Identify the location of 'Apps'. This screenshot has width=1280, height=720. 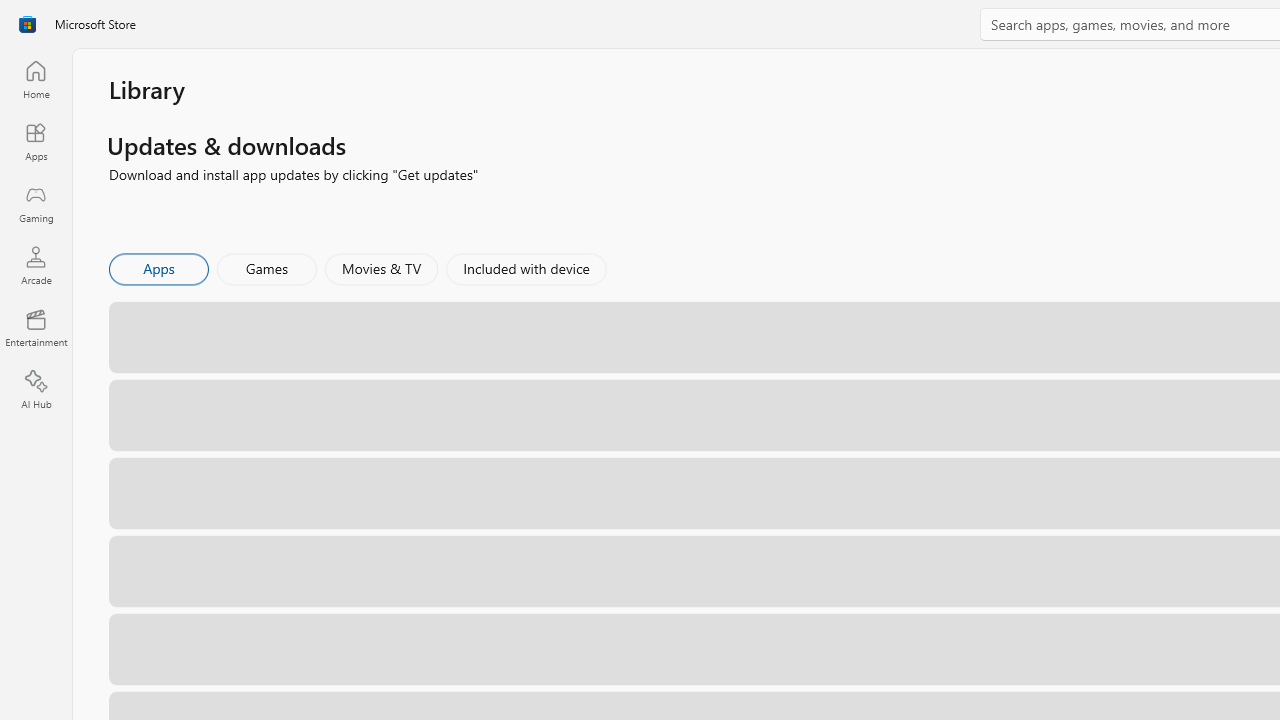
(157, 267).